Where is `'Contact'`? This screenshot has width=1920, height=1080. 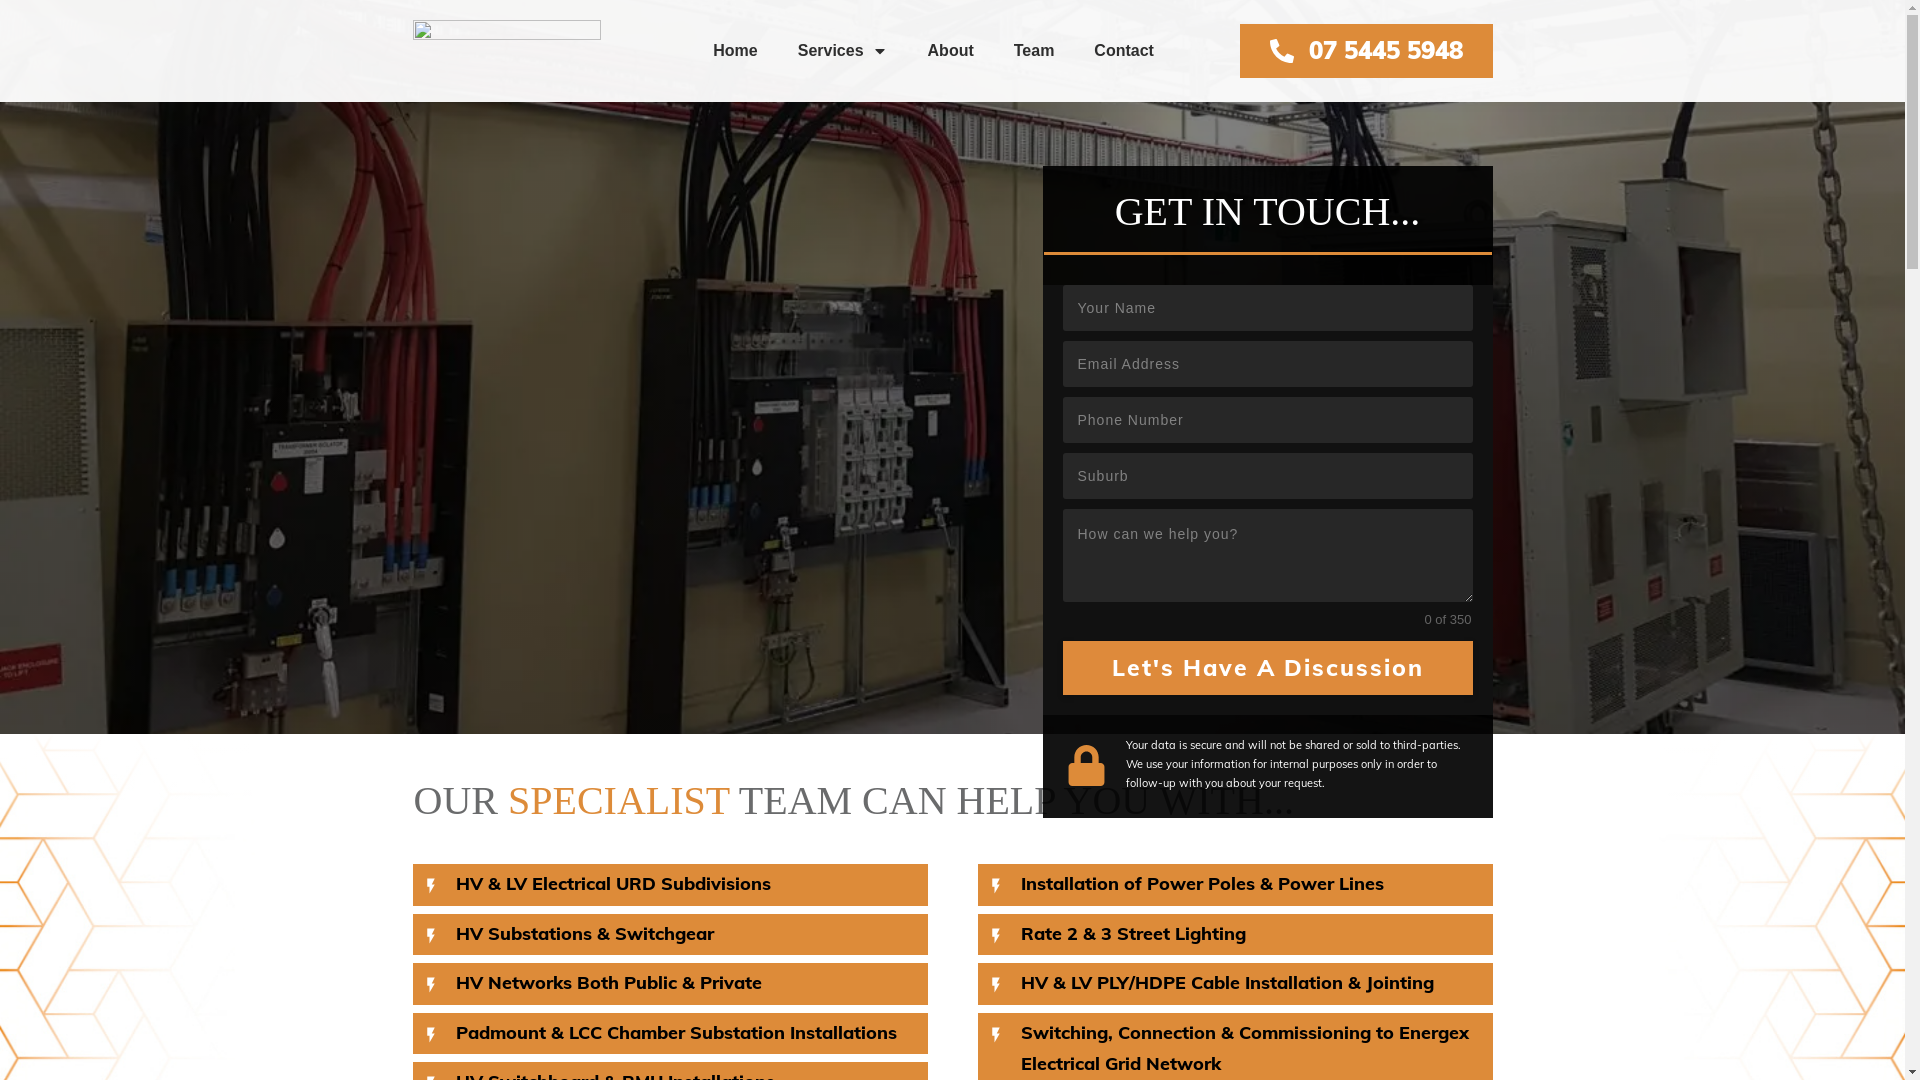 'Contact' is located at coordinates (1123, 49).